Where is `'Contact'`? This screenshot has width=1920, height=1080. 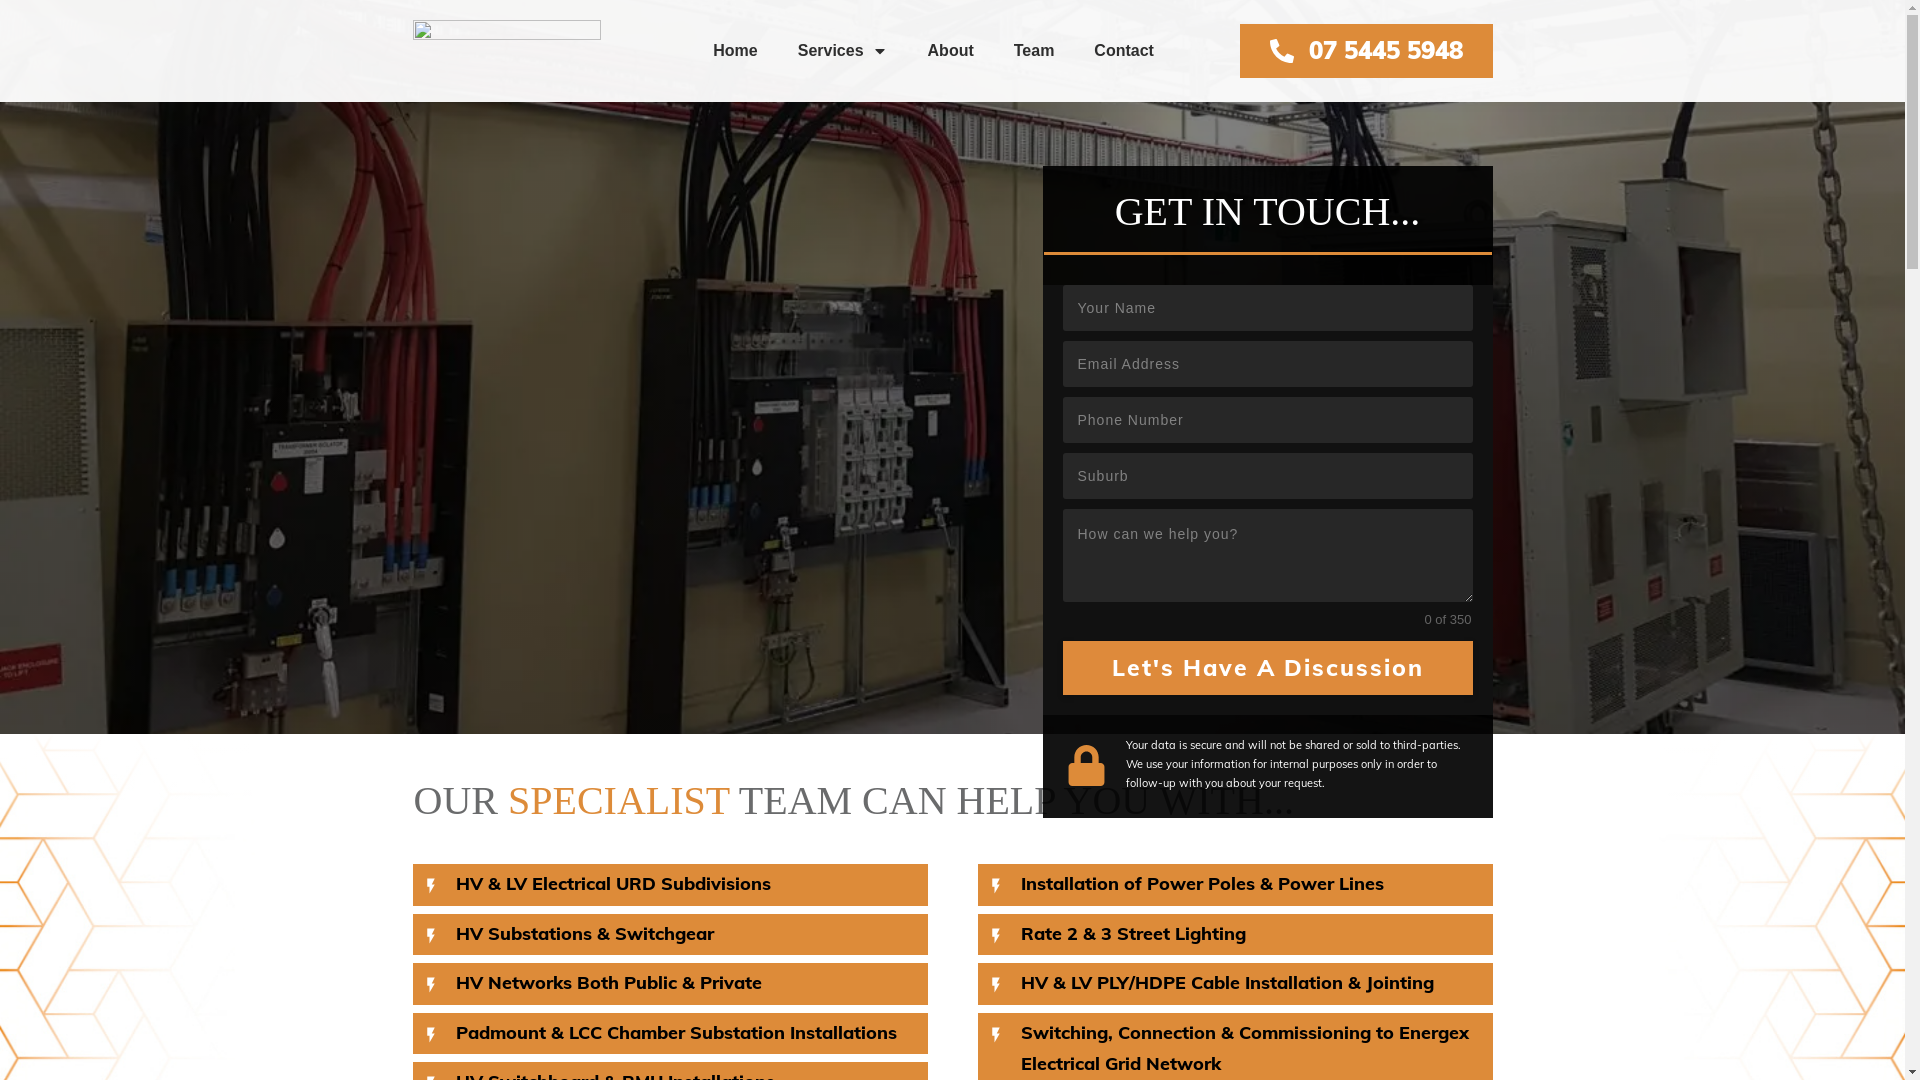 'Contact' is located at coordinates (1123, 49).